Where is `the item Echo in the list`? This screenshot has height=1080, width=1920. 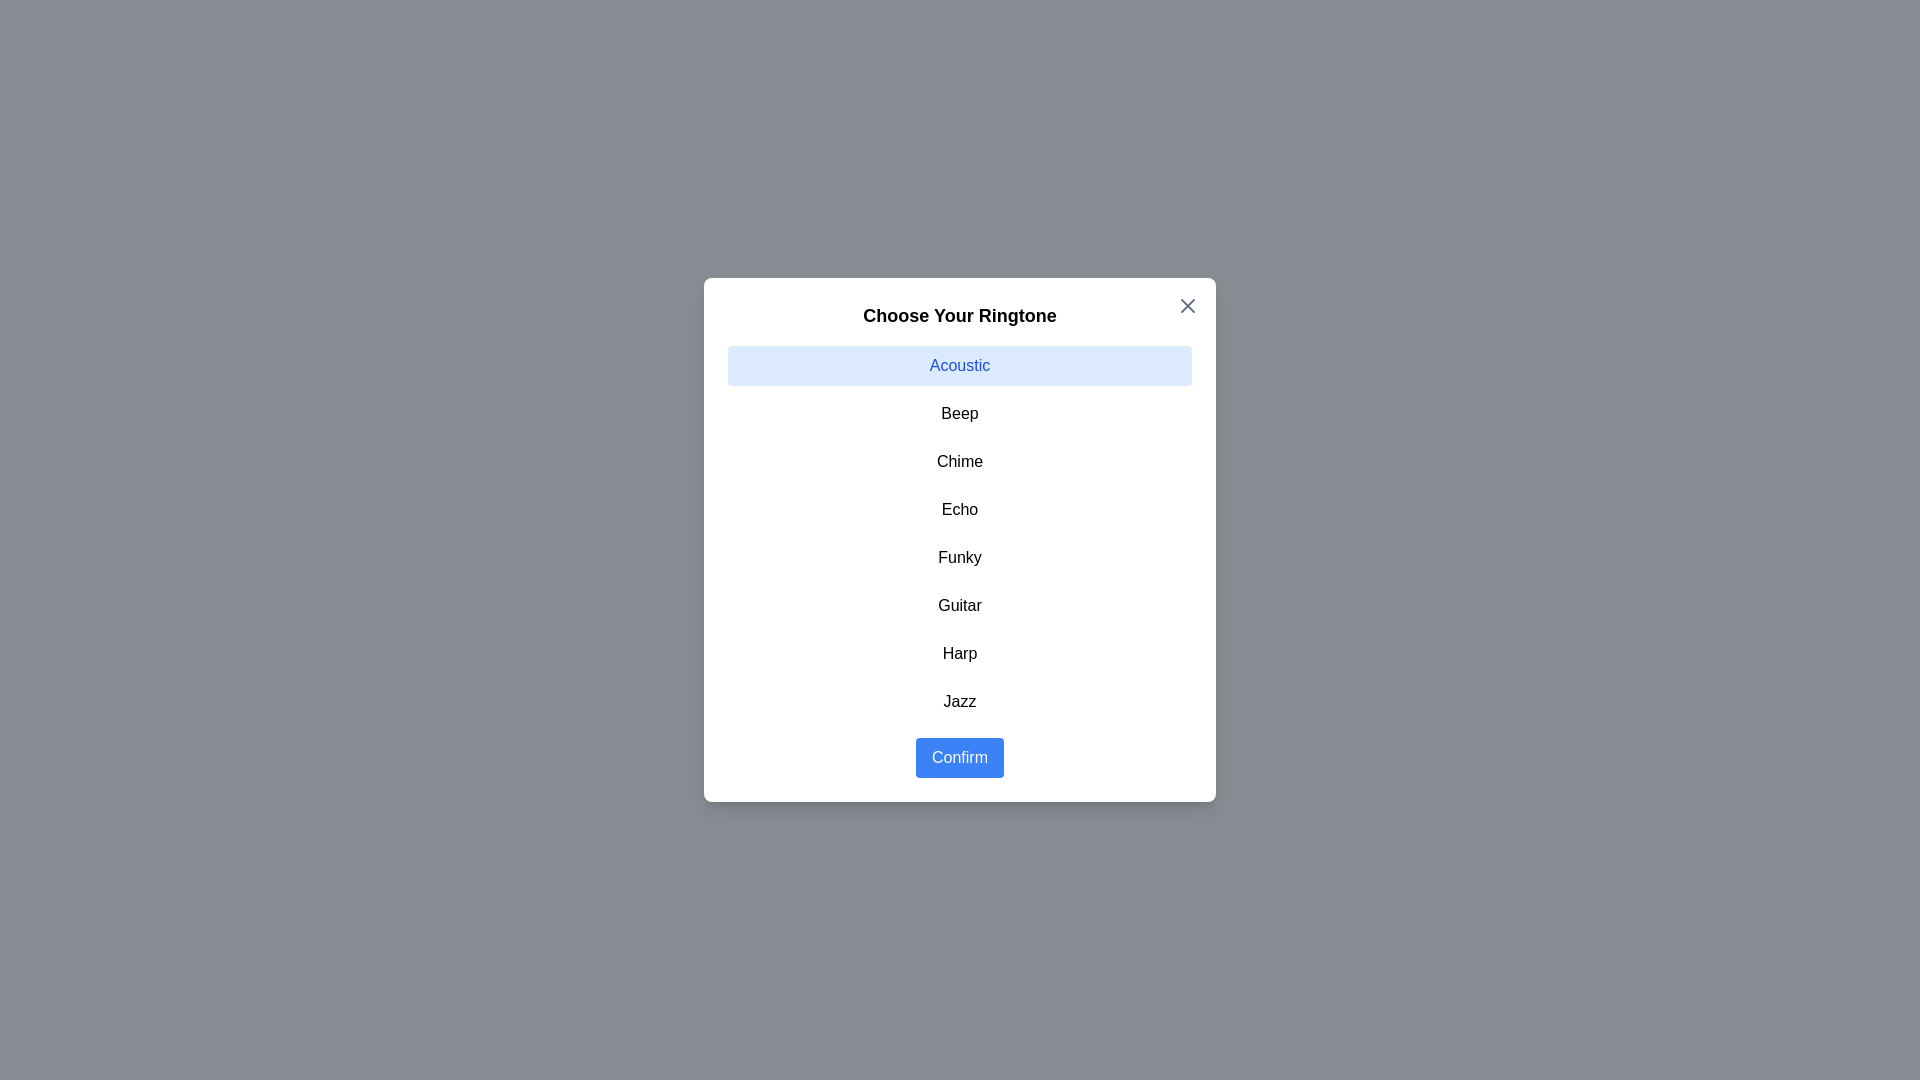 the item Echo in the list is located at coordinates (960, 508).